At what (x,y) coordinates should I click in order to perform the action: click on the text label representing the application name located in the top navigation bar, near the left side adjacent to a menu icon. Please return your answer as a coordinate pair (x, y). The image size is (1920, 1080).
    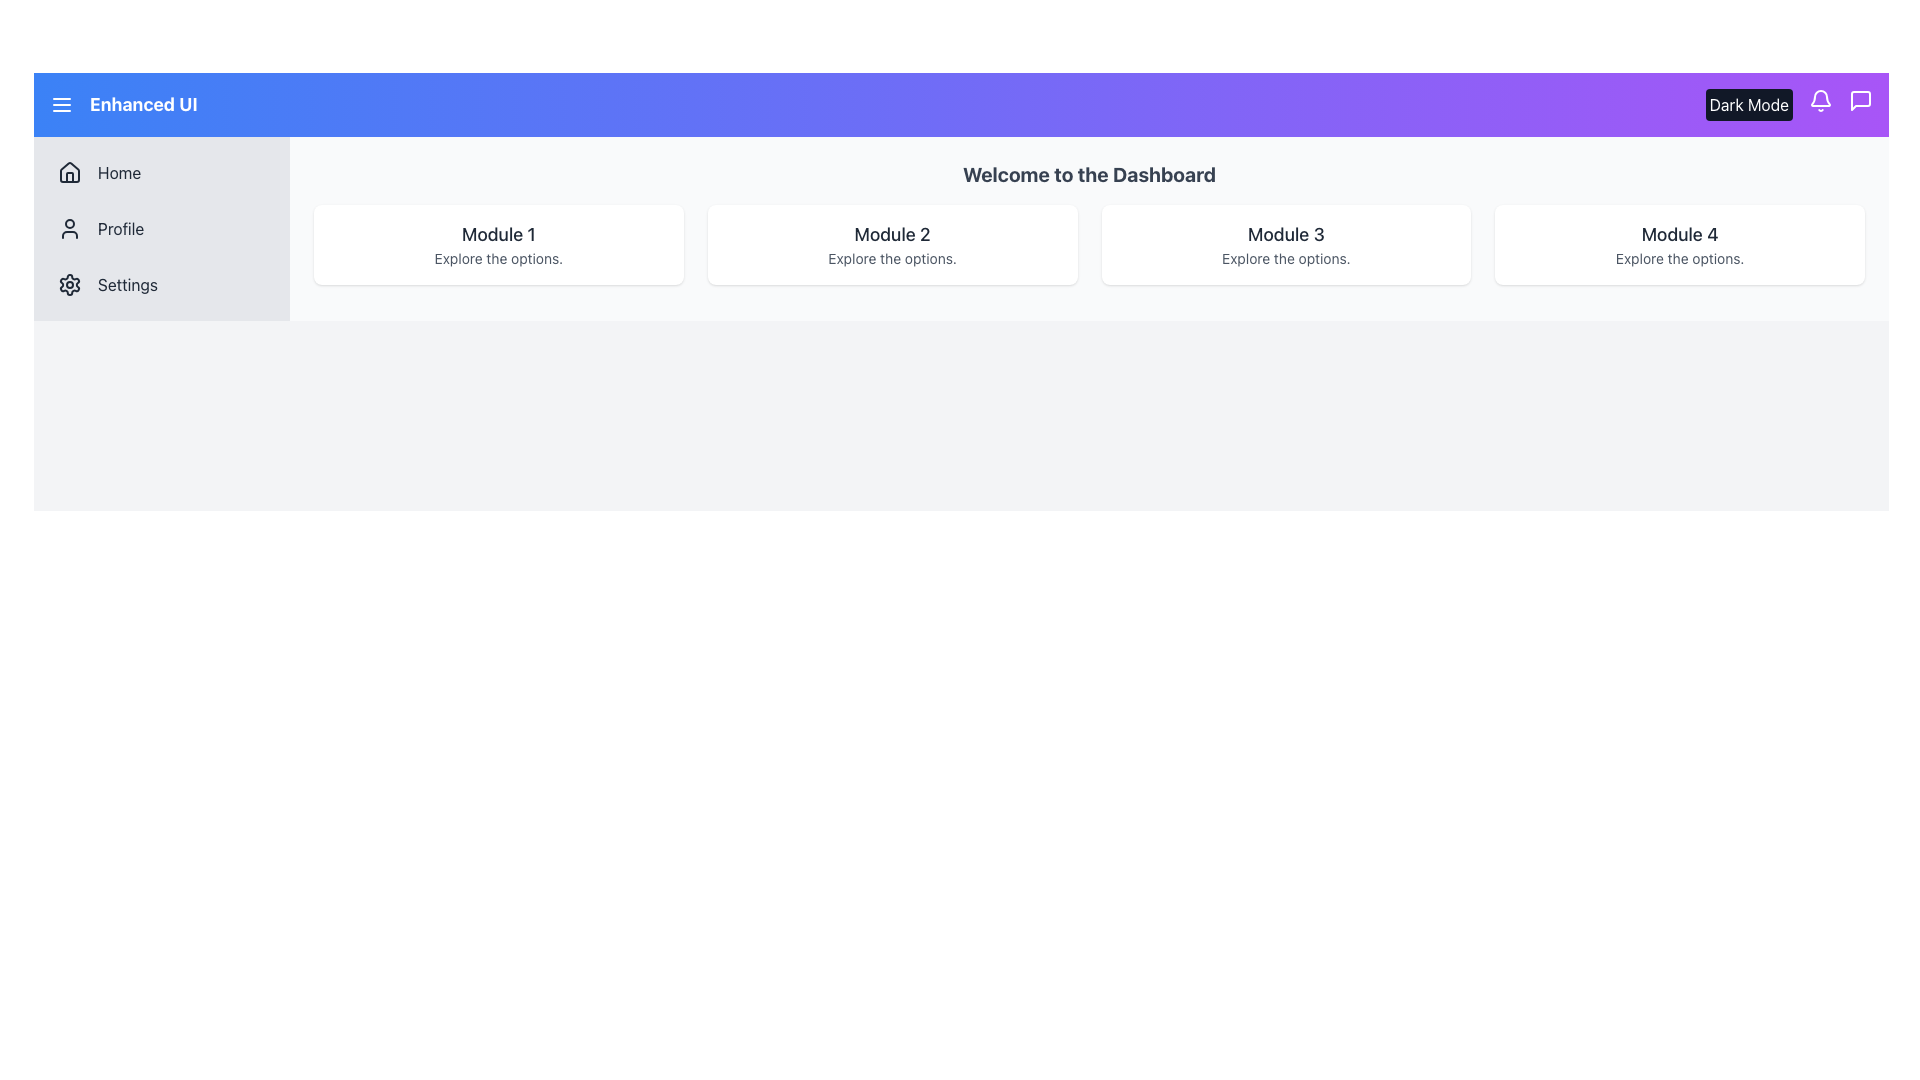
    Looking at the image, I should click on (122, 104).